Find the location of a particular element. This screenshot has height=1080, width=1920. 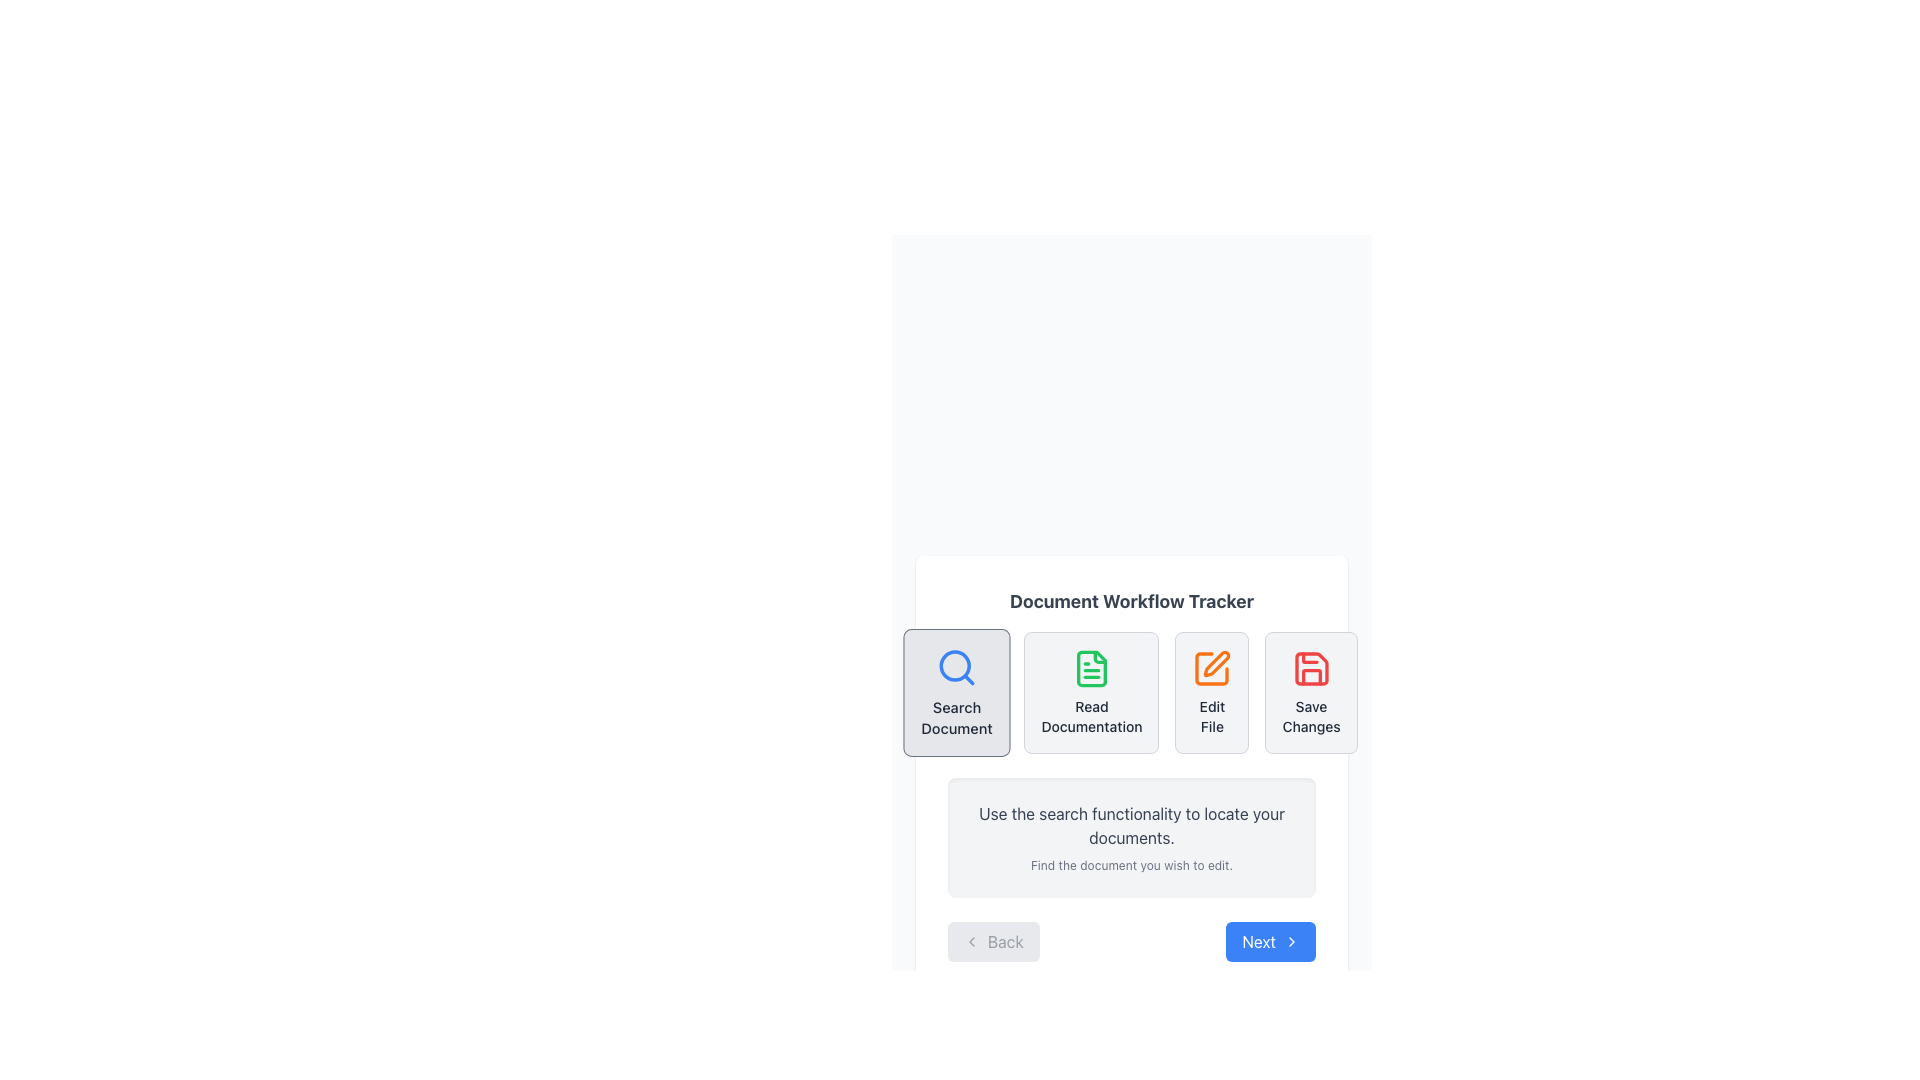

the decorative circle of the magnifying glass icon located at the top left corner of the 'Search Document' button is located at coordinates (954, 666).